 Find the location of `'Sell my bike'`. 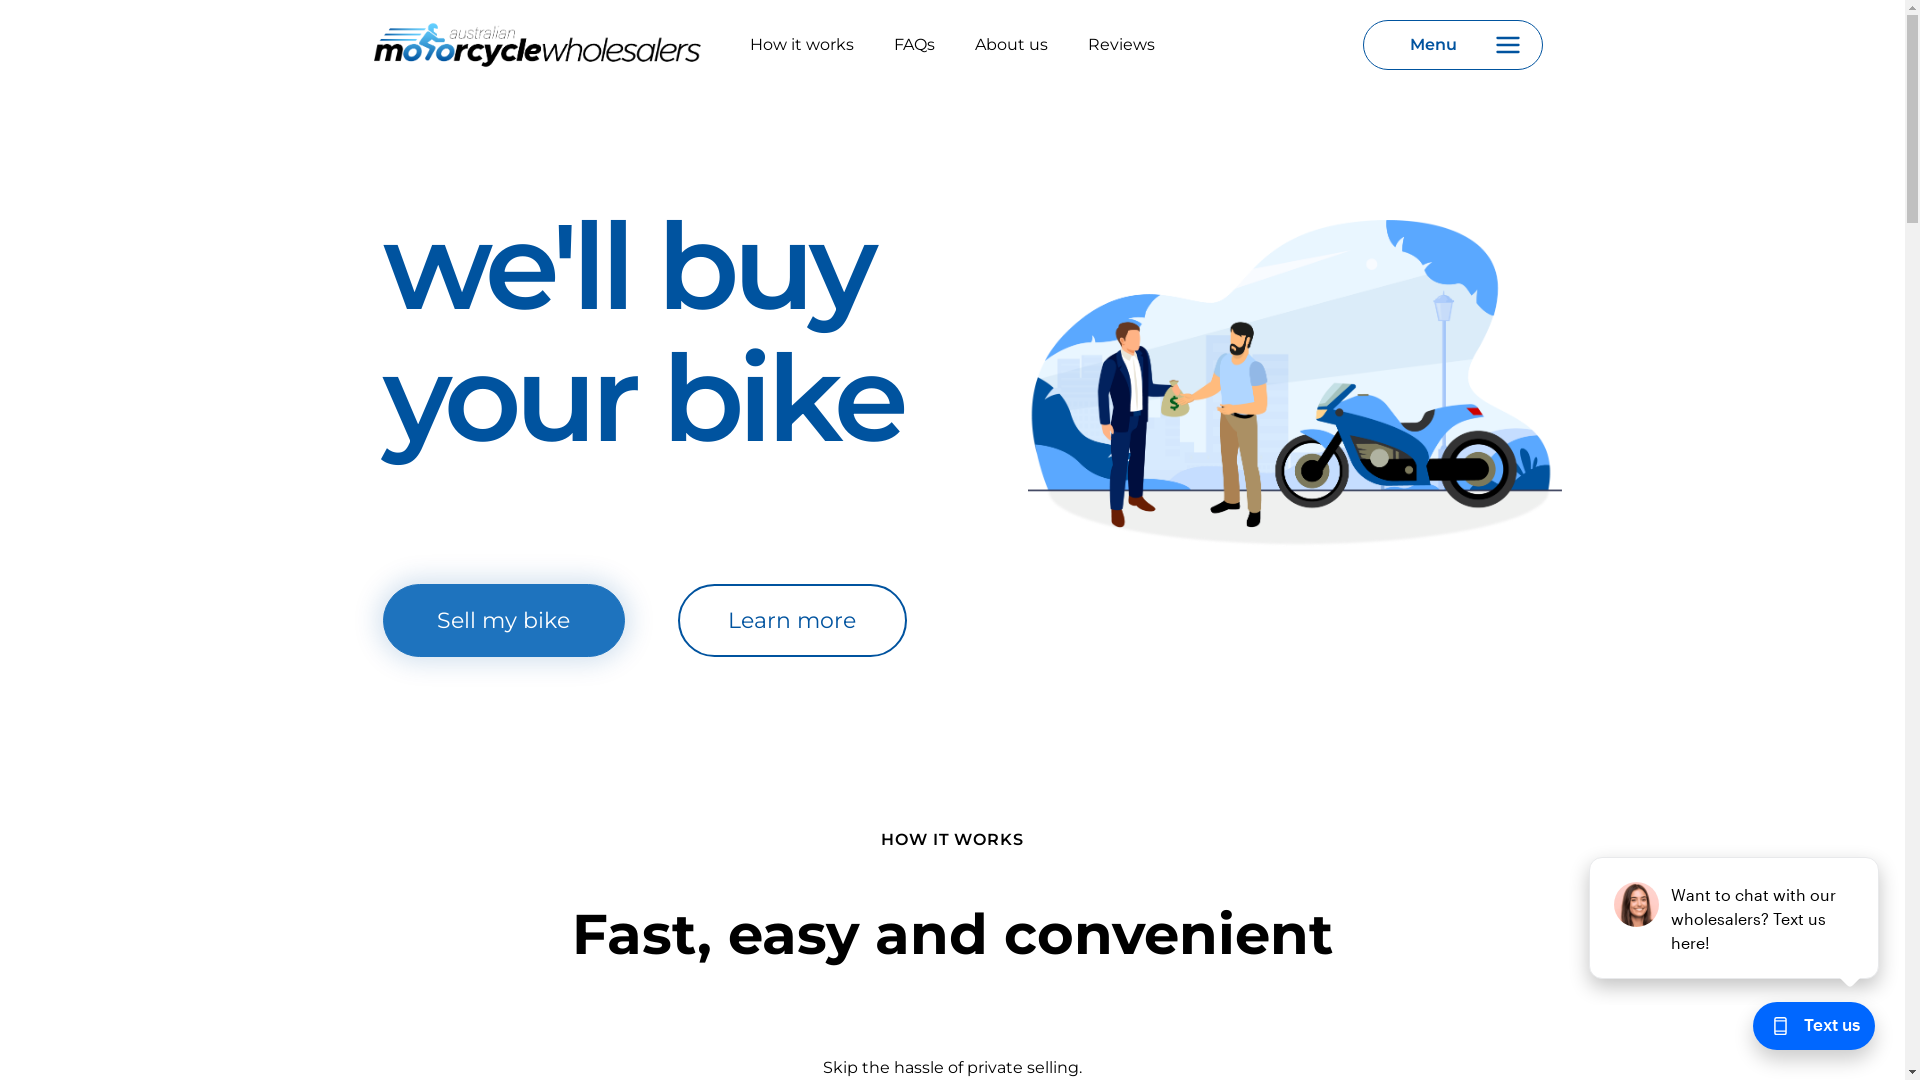

'Sell my bike' is located at coordinates (503, 619).